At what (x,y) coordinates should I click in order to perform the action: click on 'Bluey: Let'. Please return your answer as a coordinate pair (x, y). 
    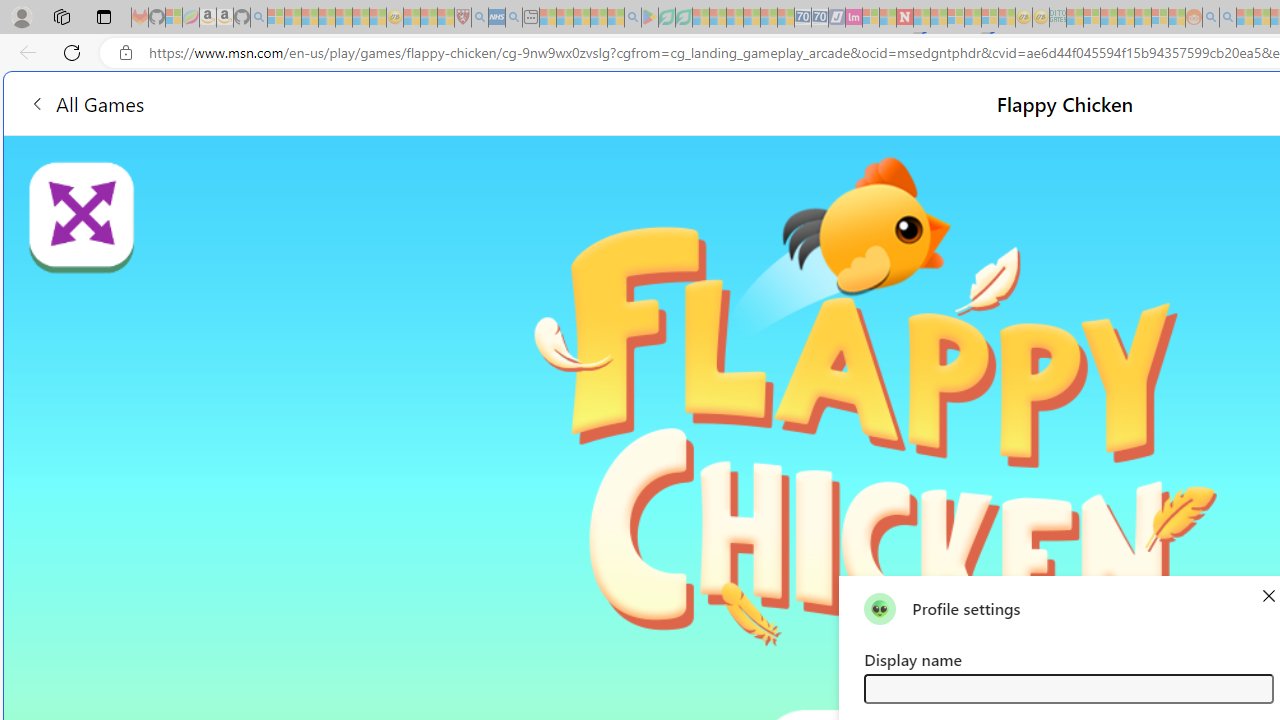
    Looking at the image, I should click on (650, 17).